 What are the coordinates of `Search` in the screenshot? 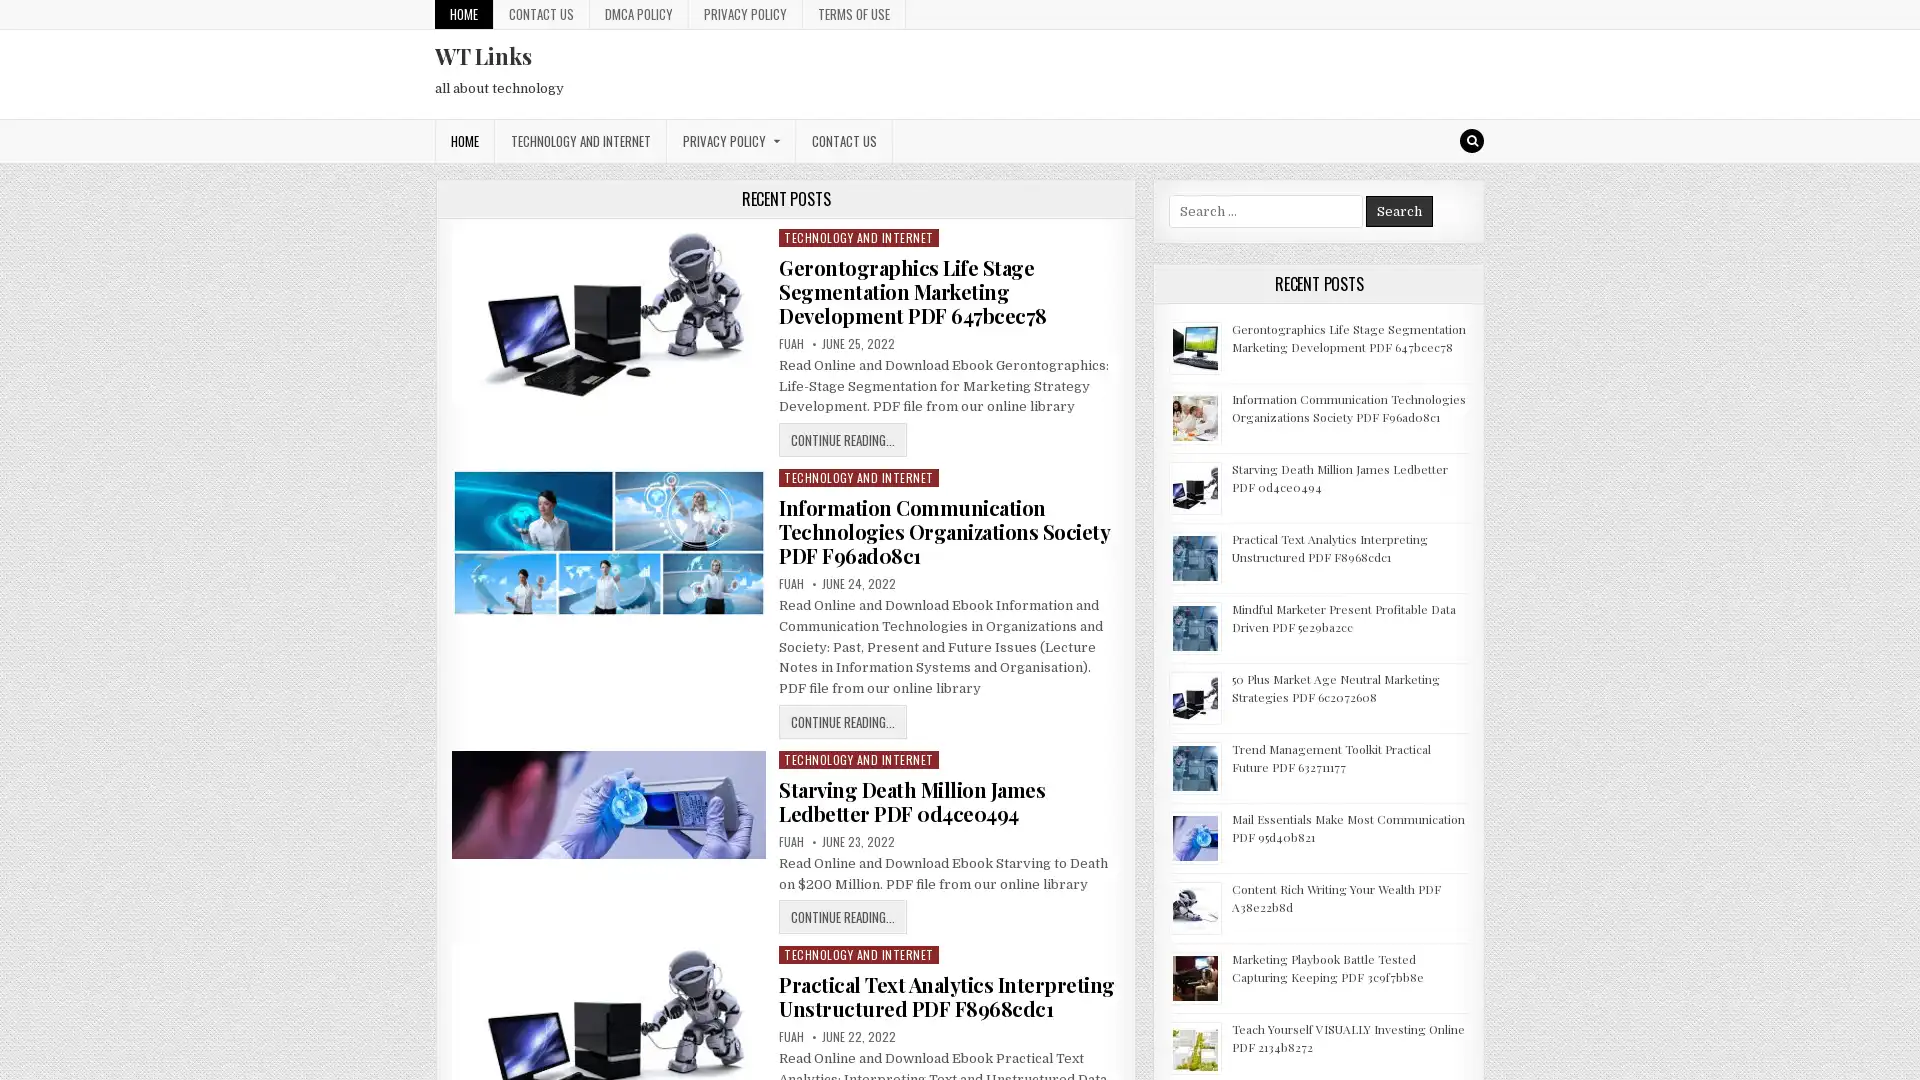 It's located at (1398, 211).